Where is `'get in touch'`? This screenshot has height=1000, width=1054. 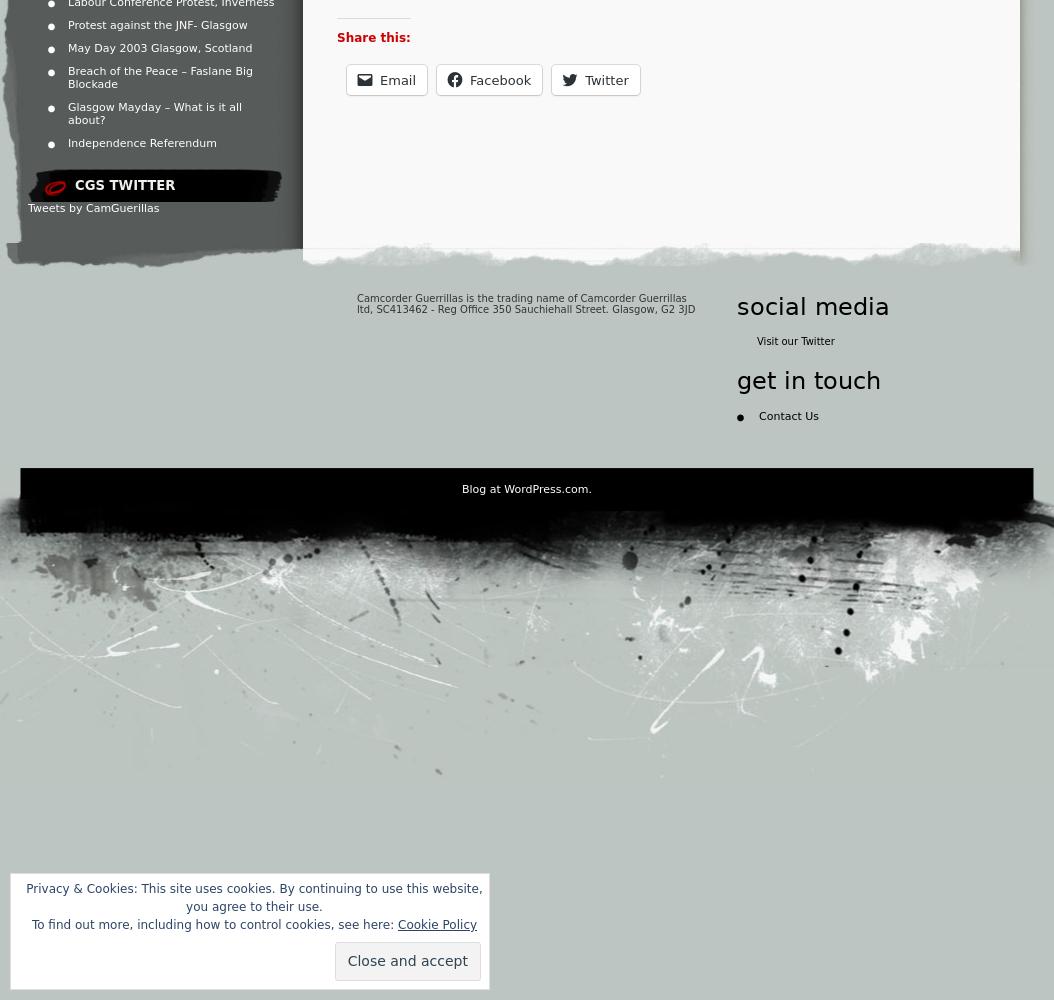
'get in touch' is located at coordinates (808, 381).